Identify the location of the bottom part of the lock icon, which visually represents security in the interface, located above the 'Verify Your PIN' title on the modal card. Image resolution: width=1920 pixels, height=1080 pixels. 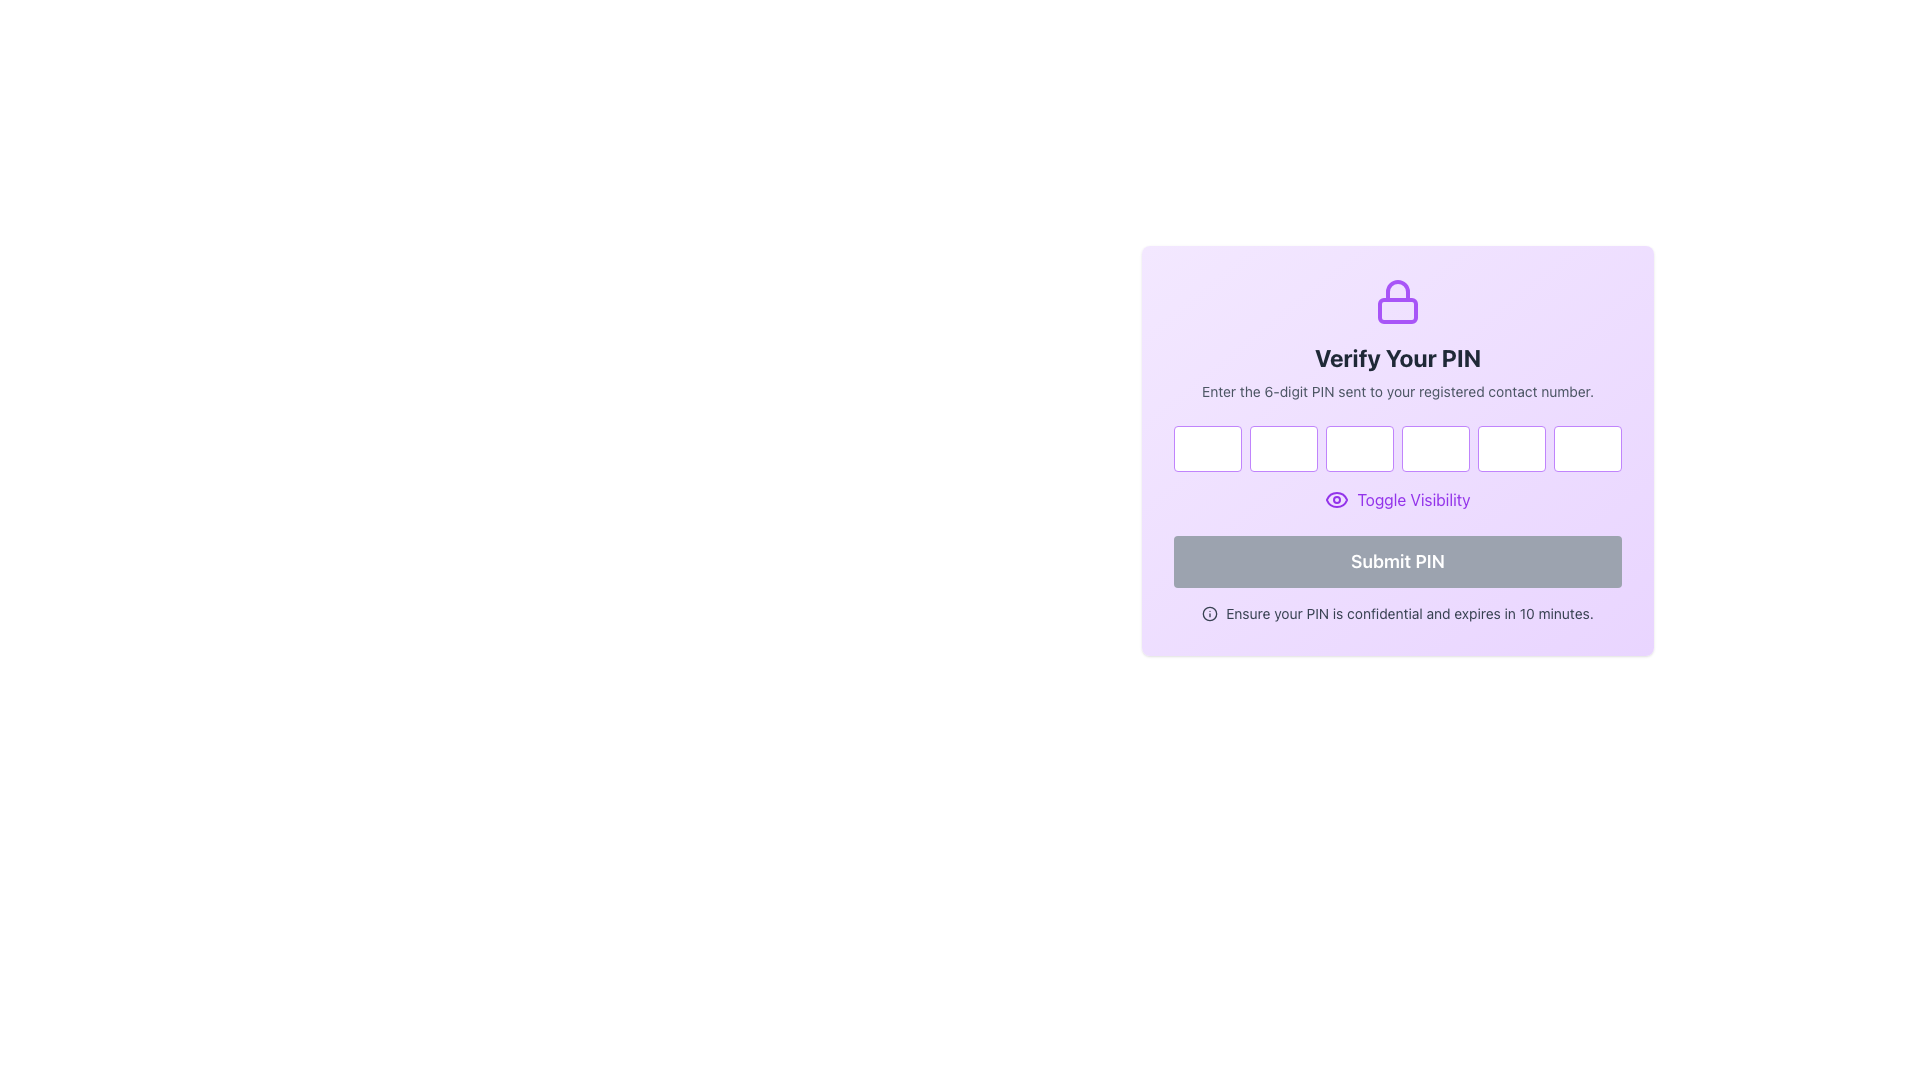
(1396, 311).